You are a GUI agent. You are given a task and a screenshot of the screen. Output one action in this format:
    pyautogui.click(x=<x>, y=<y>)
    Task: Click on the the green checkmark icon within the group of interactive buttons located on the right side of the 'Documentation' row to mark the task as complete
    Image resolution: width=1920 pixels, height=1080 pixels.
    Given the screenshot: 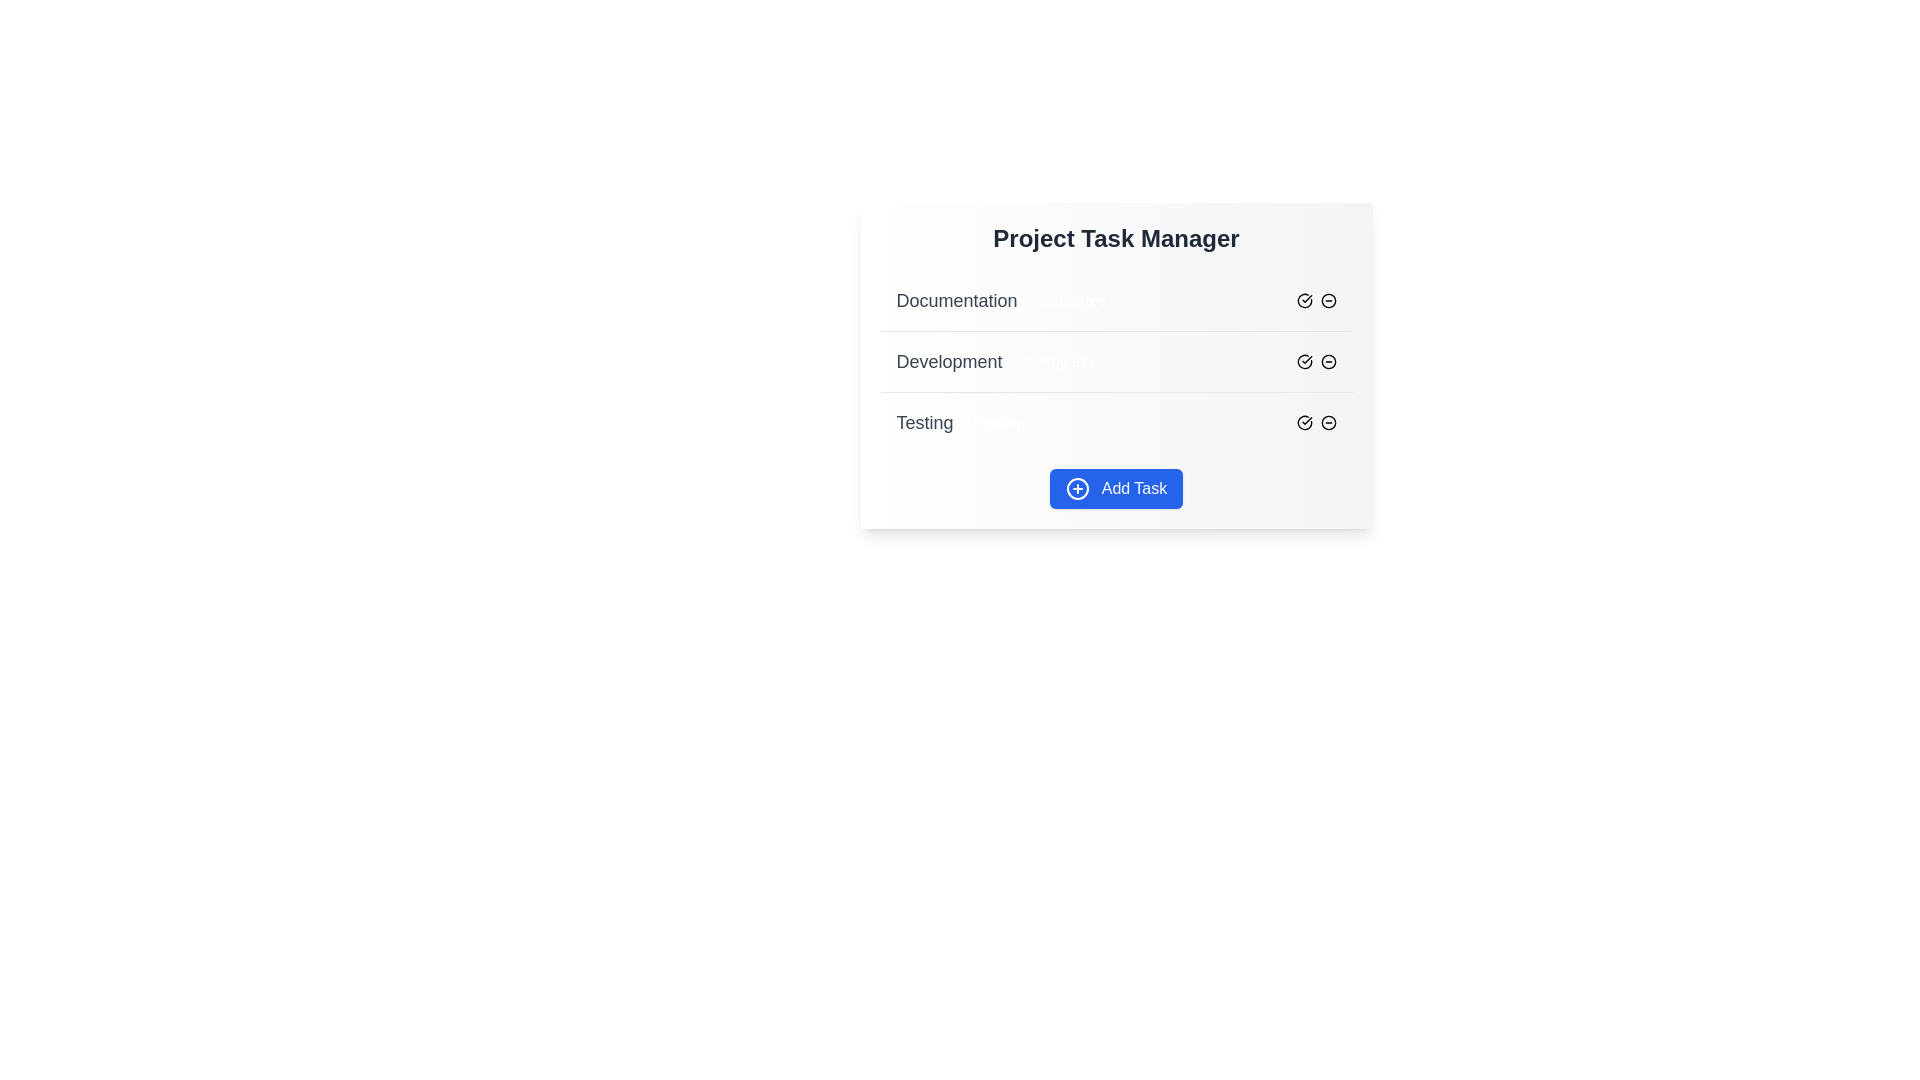 What is the action you would take?
    pyautogui.click(x=1316, y=300)
    